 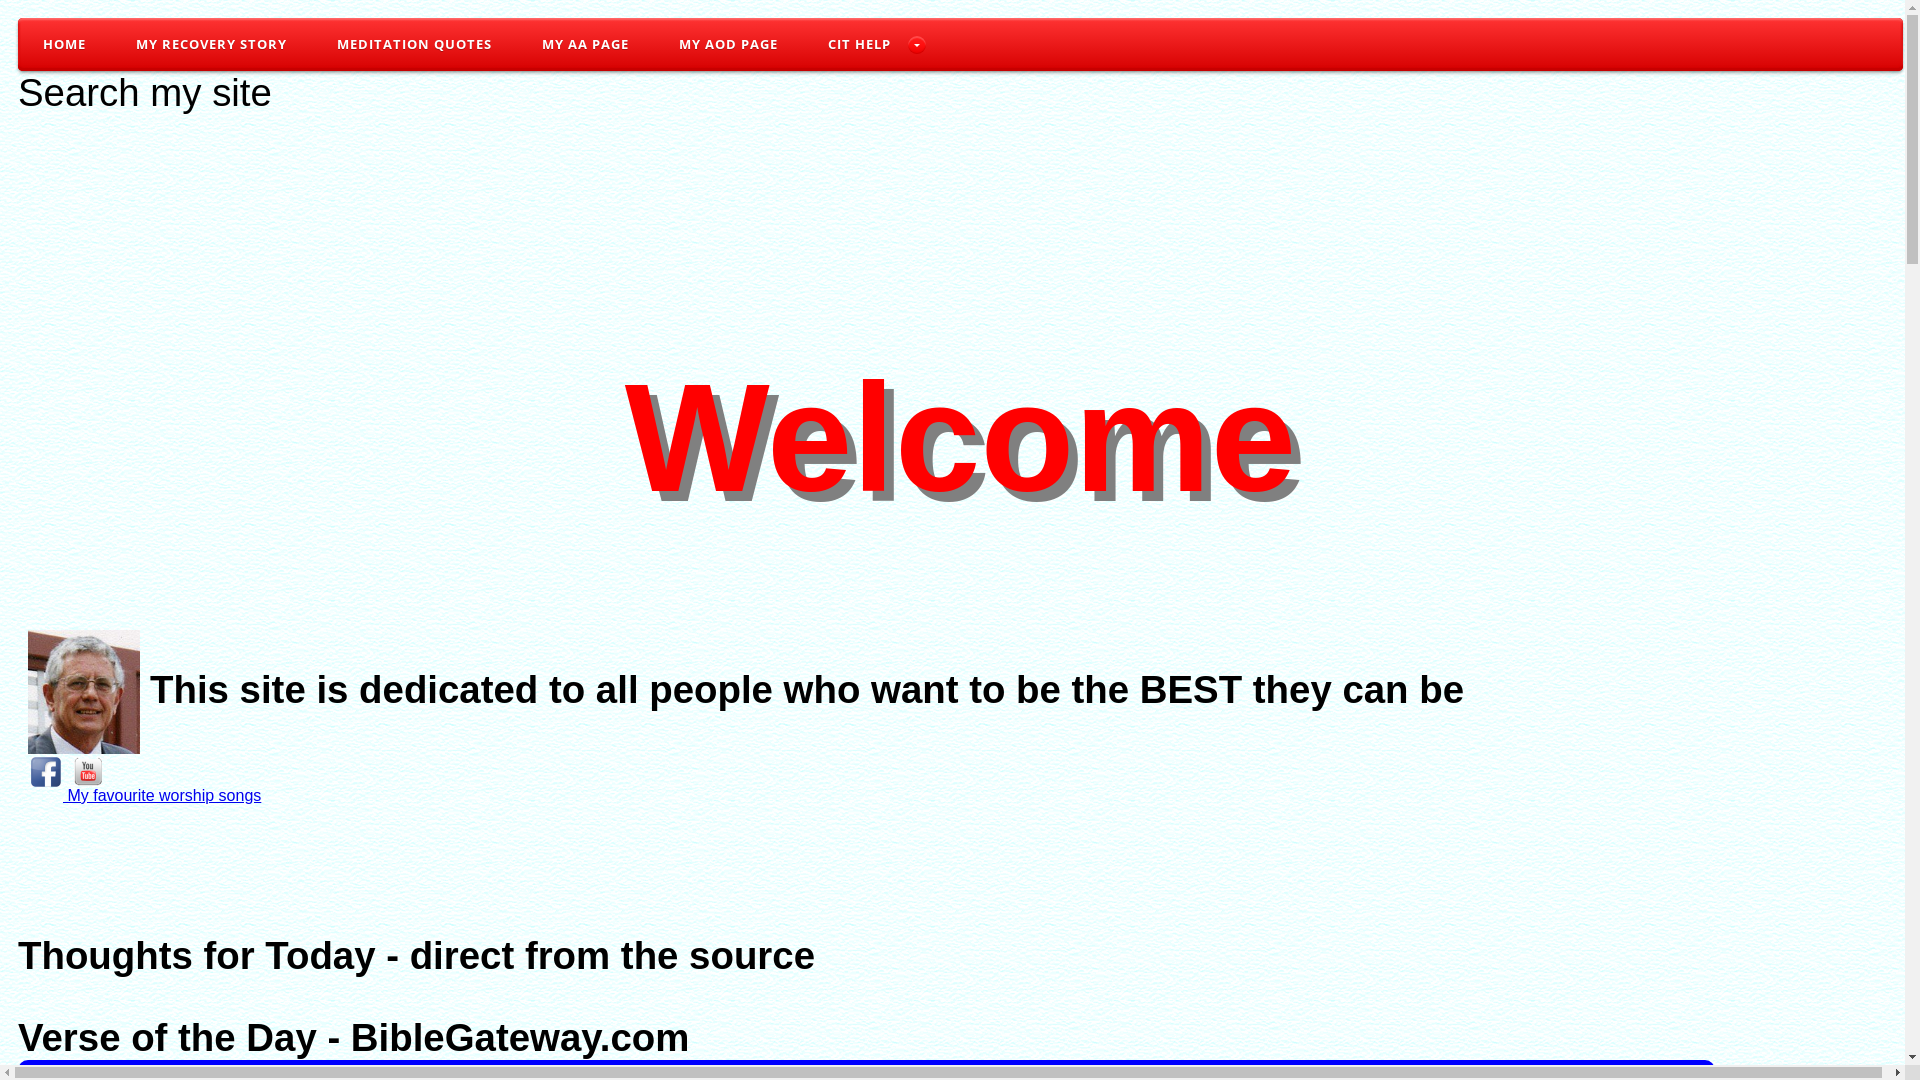 What do you see at coordinates (109, 44) in the screenshot?
I see `'MY RECOVERY STORY'` at bounding box center [109, 44].